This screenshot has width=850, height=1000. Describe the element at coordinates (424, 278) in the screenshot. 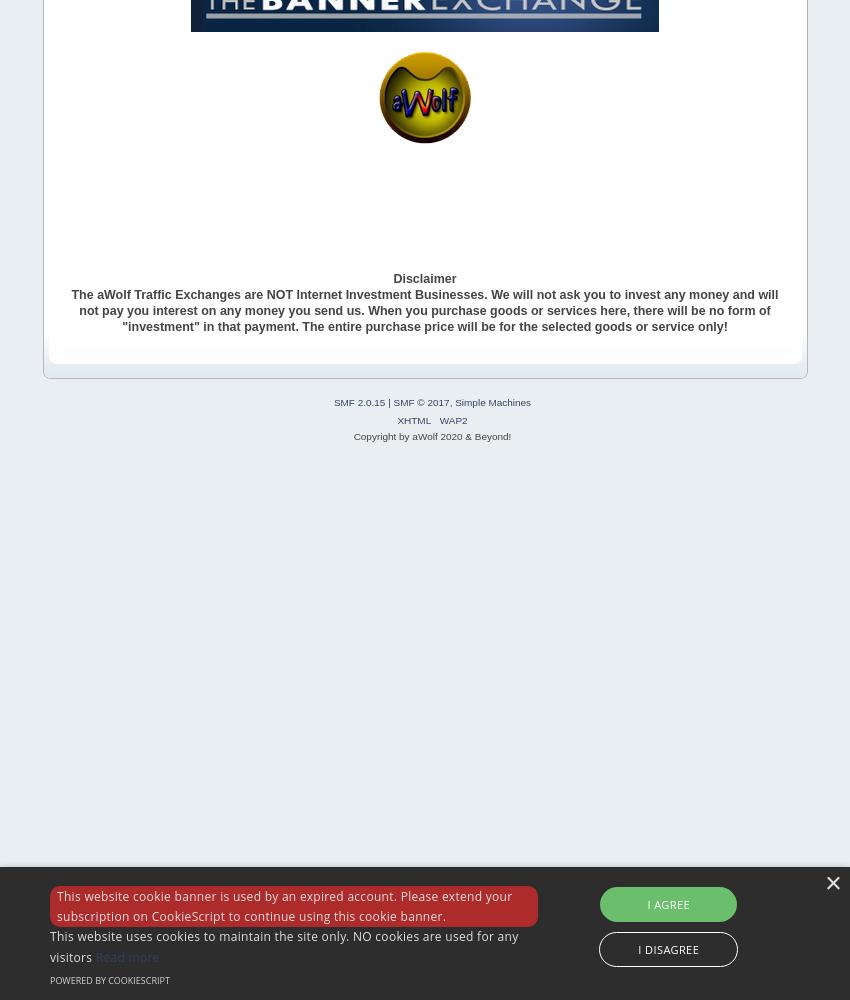

I see `'Disclaimer'` at that location.